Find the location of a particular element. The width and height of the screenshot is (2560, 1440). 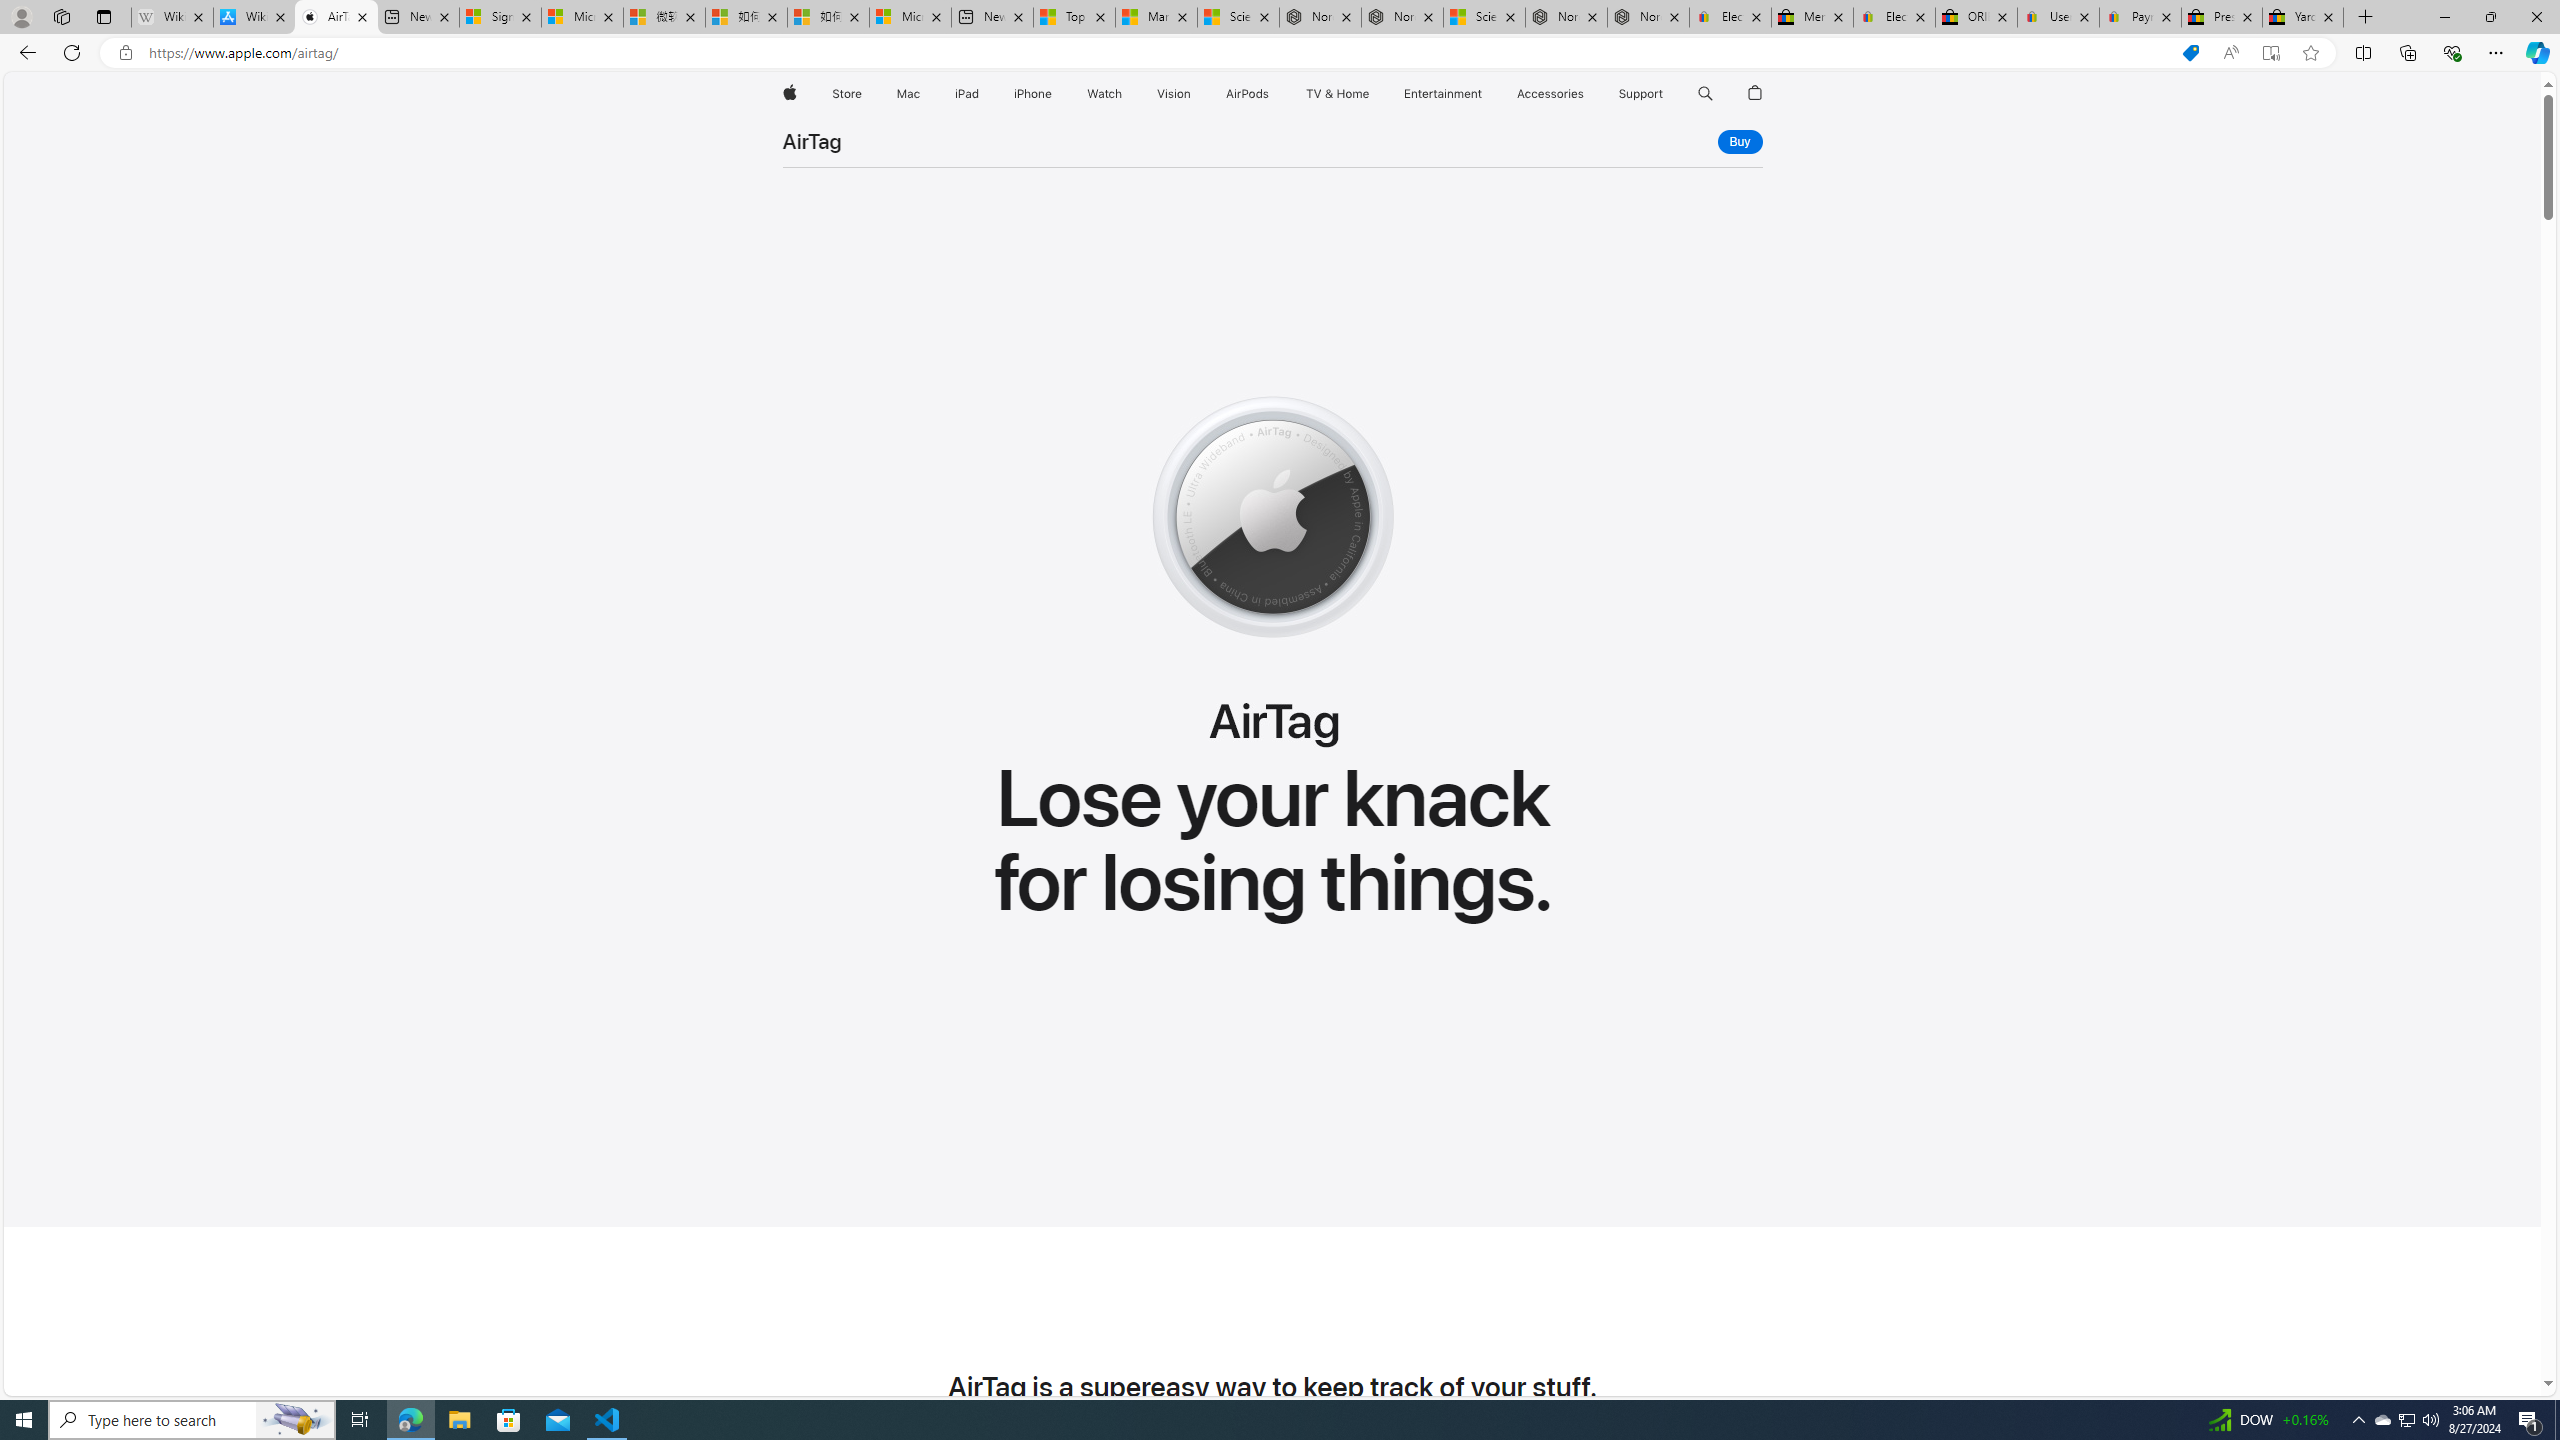

'Search apple.com' is located at coordinates (1705, 93).